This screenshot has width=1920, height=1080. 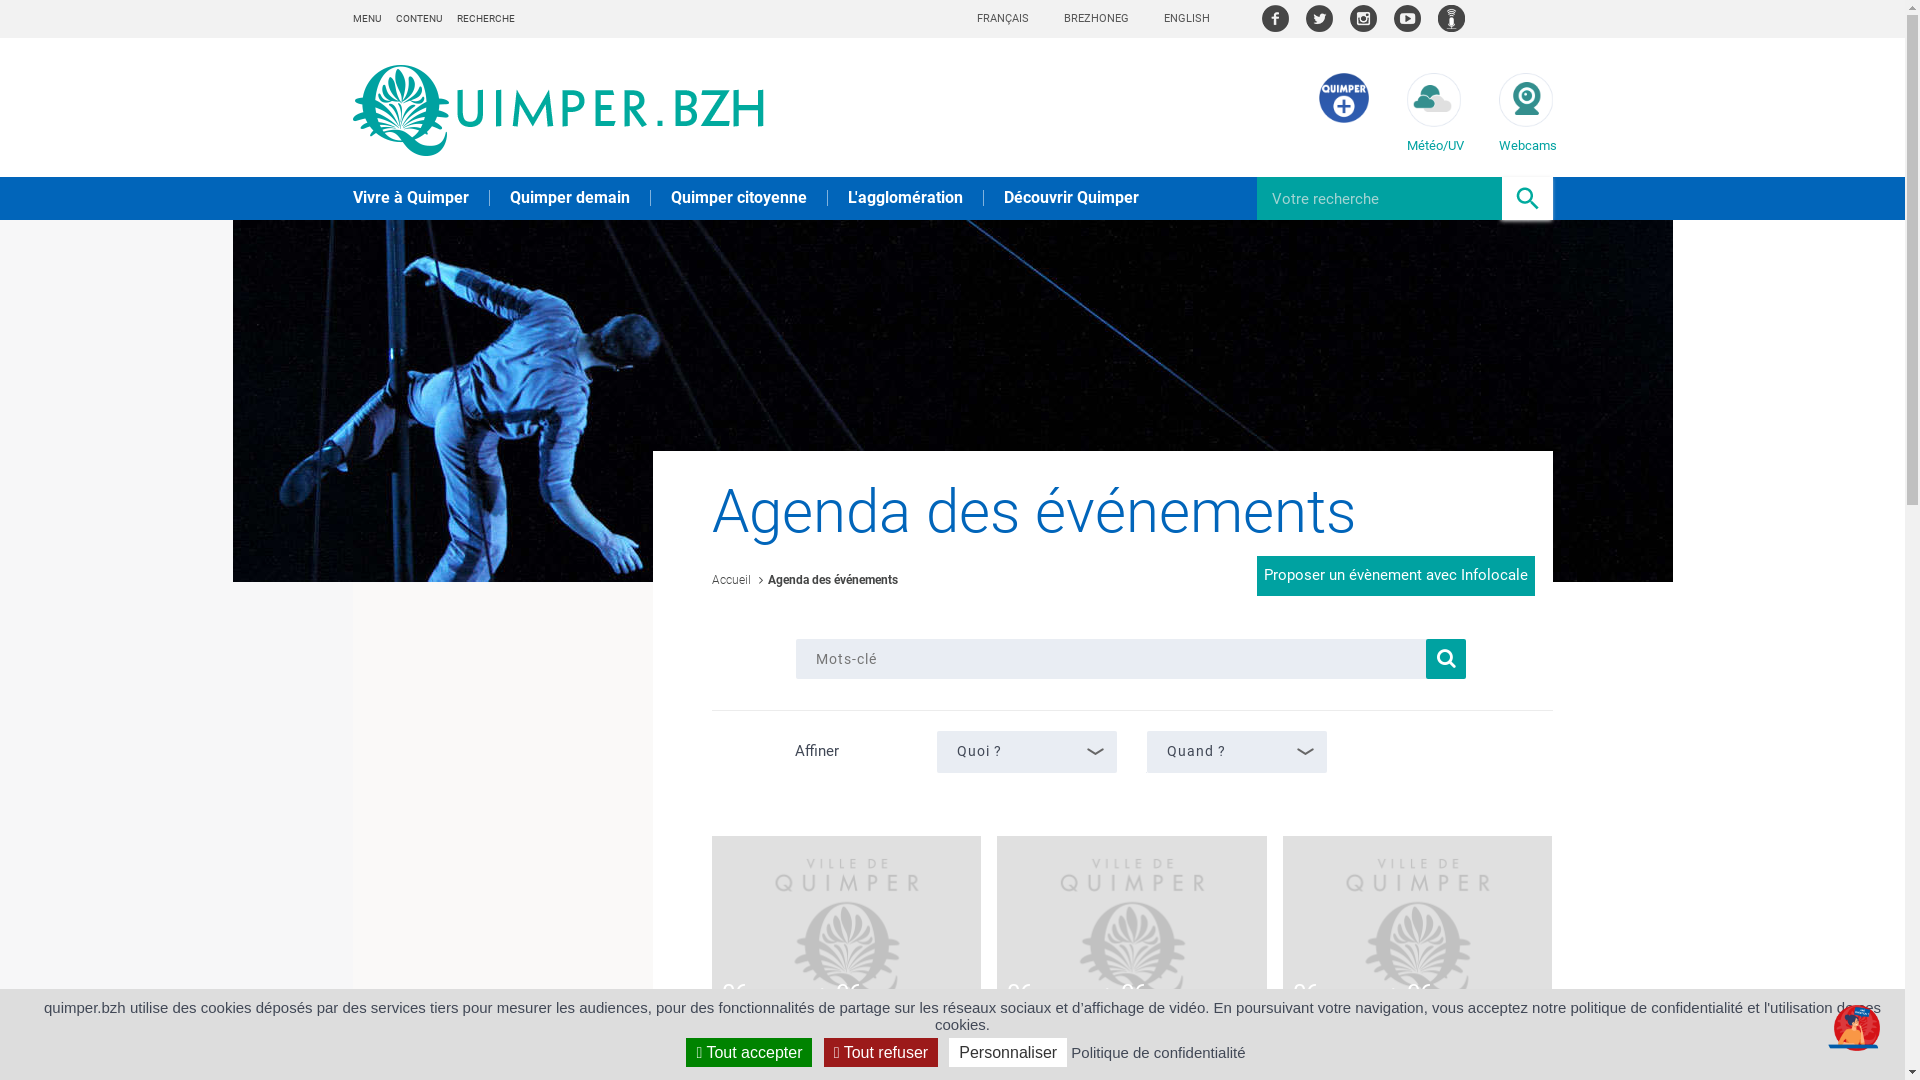 I want to click on 'Personnaliser', so click(x=1008, y=1051).